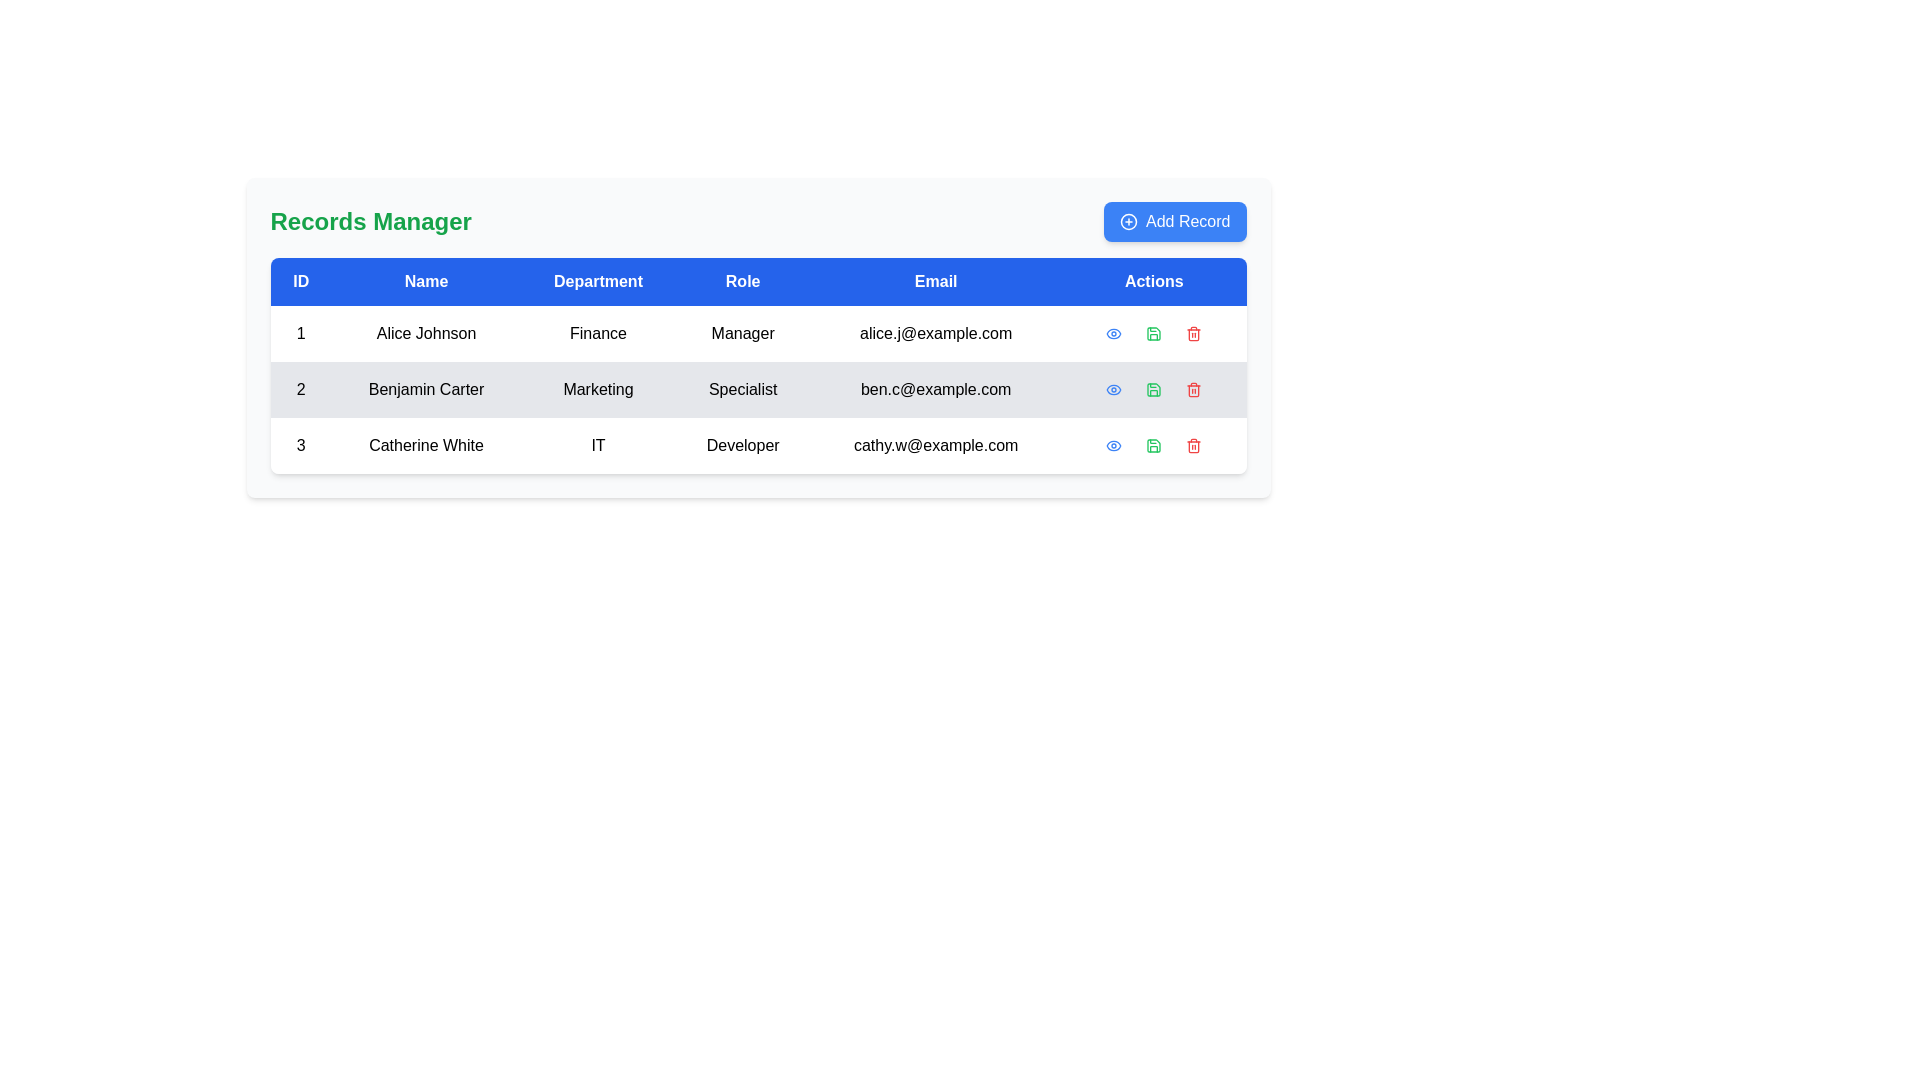 The image size is (1920, 1080). I want to click on the trash bin icon associated with 'Benjamin Carter' in the 'Actions' column, so click(1194, 389).